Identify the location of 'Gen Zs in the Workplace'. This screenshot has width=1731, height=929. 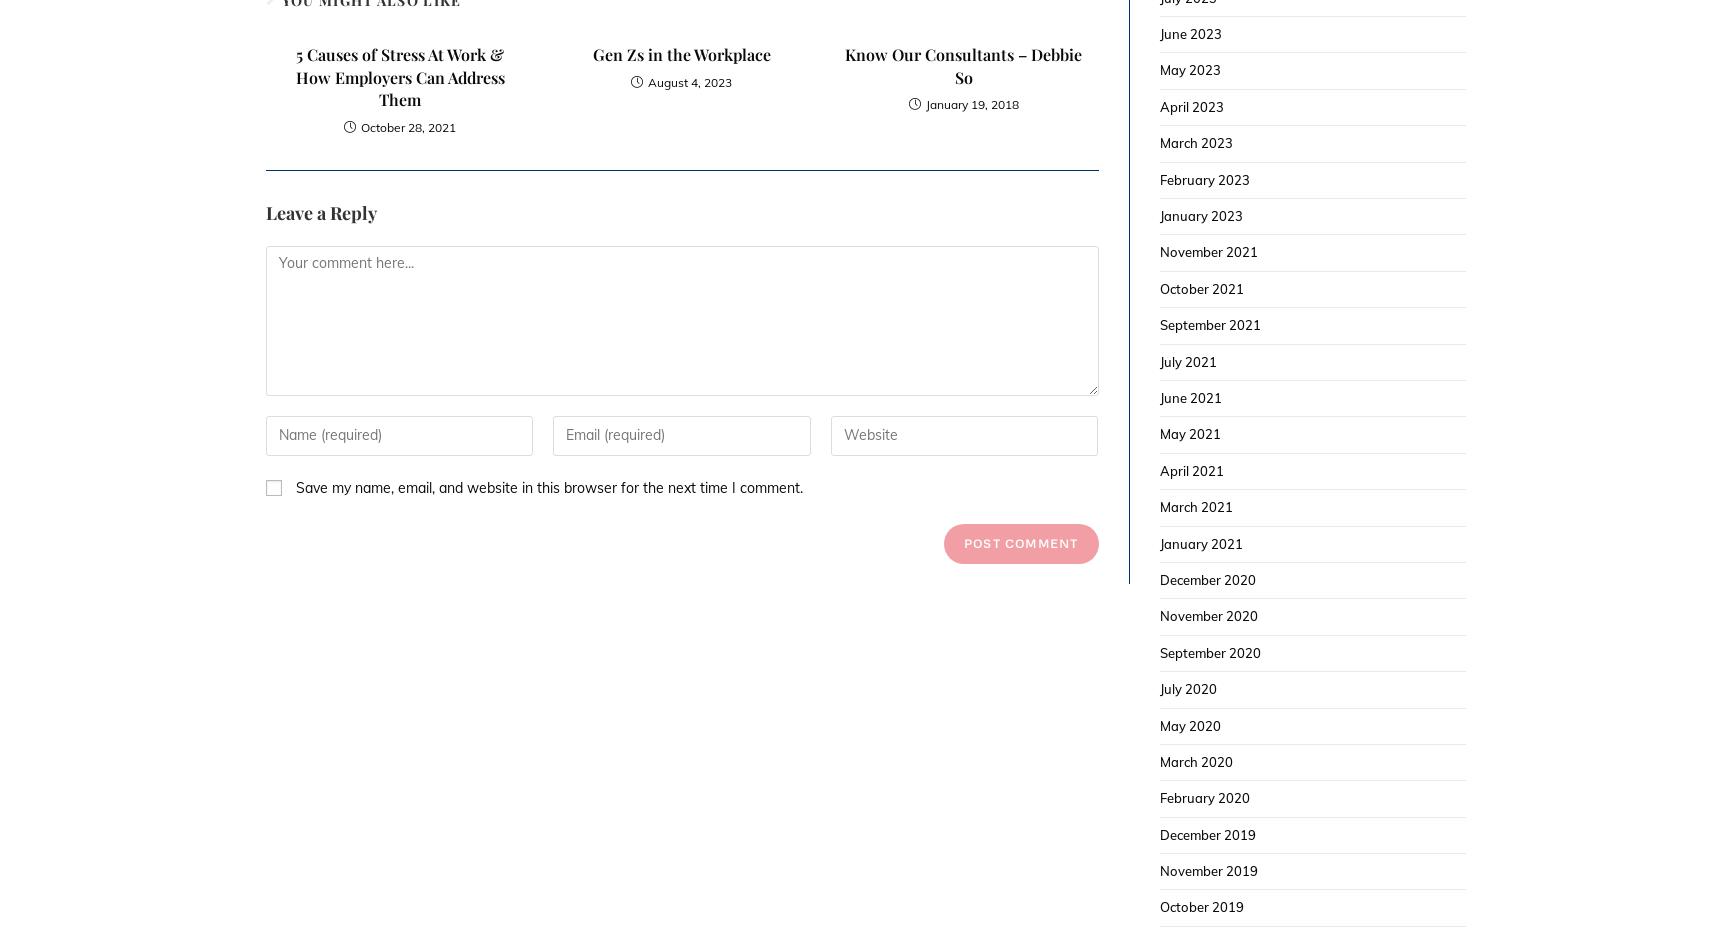
(679, 53).